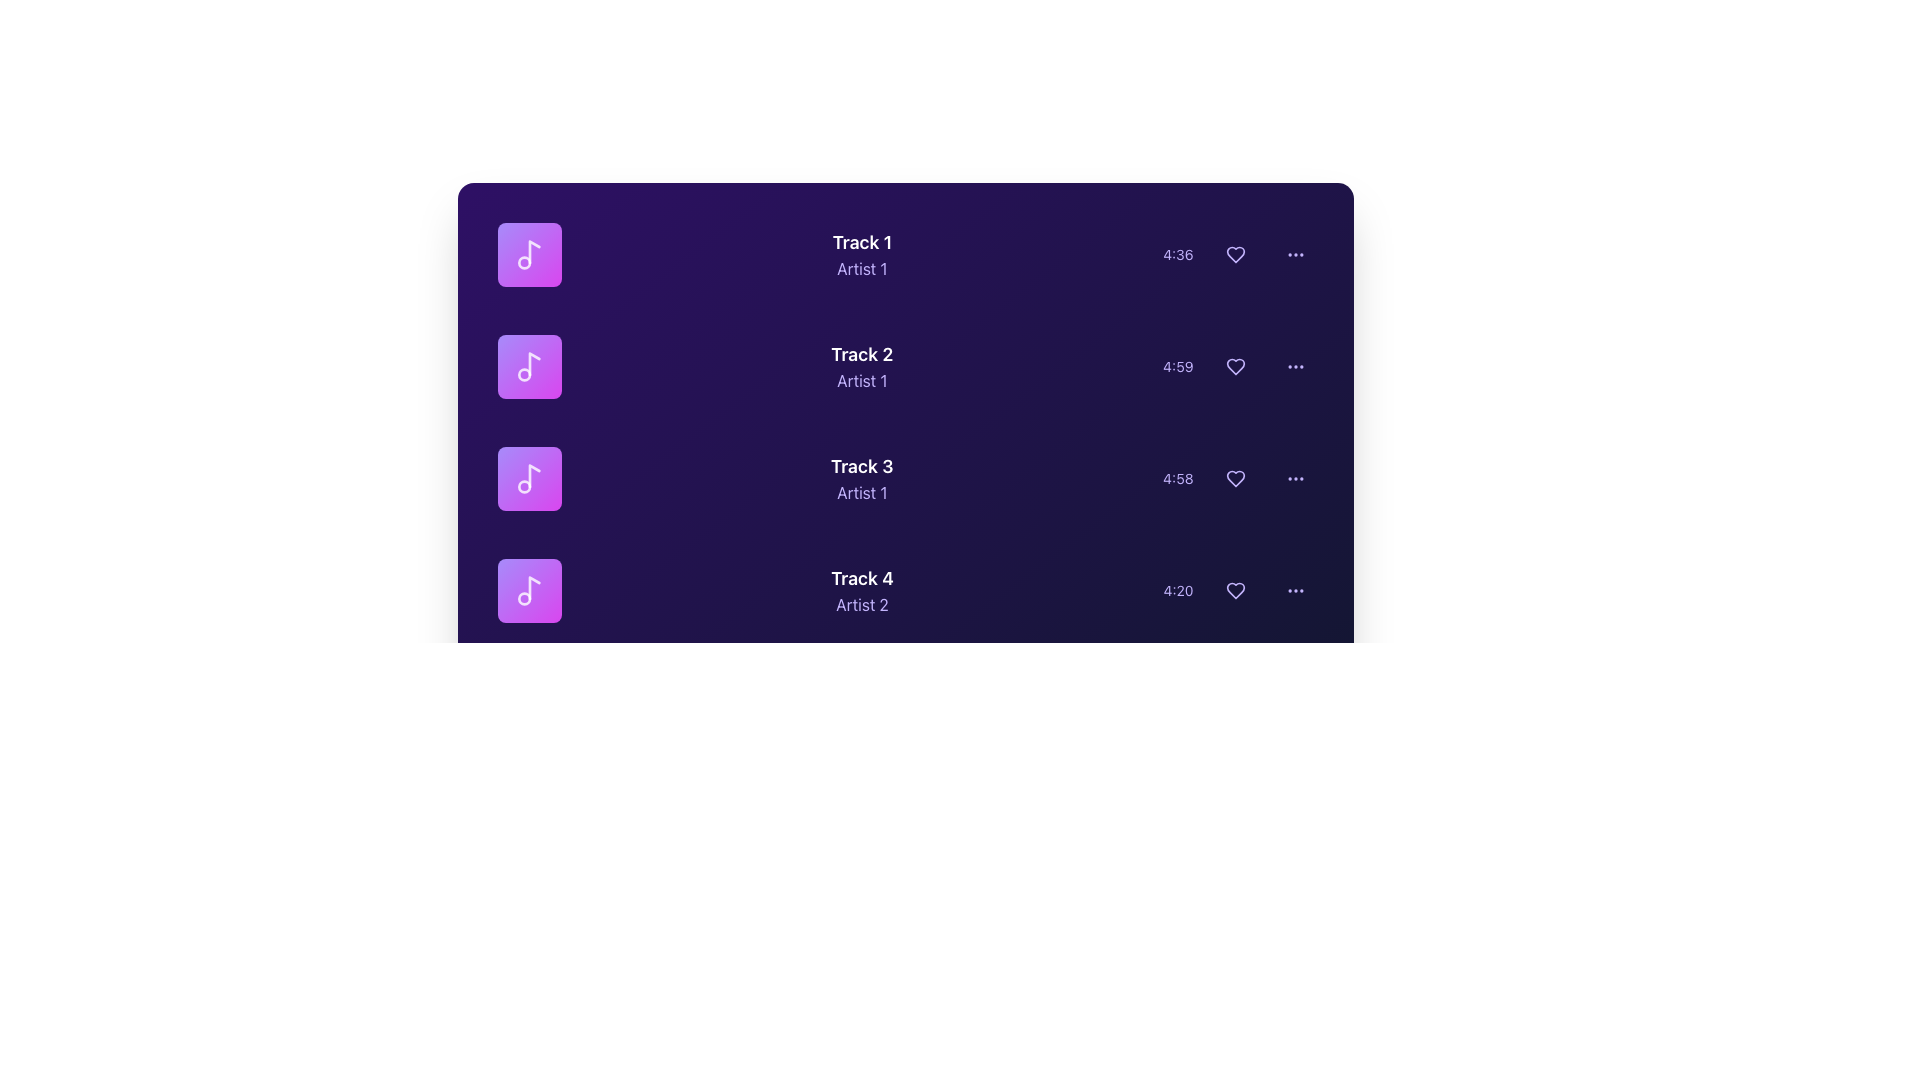  I want to click on the heart-shaped button with a hollow outline and violet fill, located at the far right of the Track 4 entry row, so click(1234, 589).